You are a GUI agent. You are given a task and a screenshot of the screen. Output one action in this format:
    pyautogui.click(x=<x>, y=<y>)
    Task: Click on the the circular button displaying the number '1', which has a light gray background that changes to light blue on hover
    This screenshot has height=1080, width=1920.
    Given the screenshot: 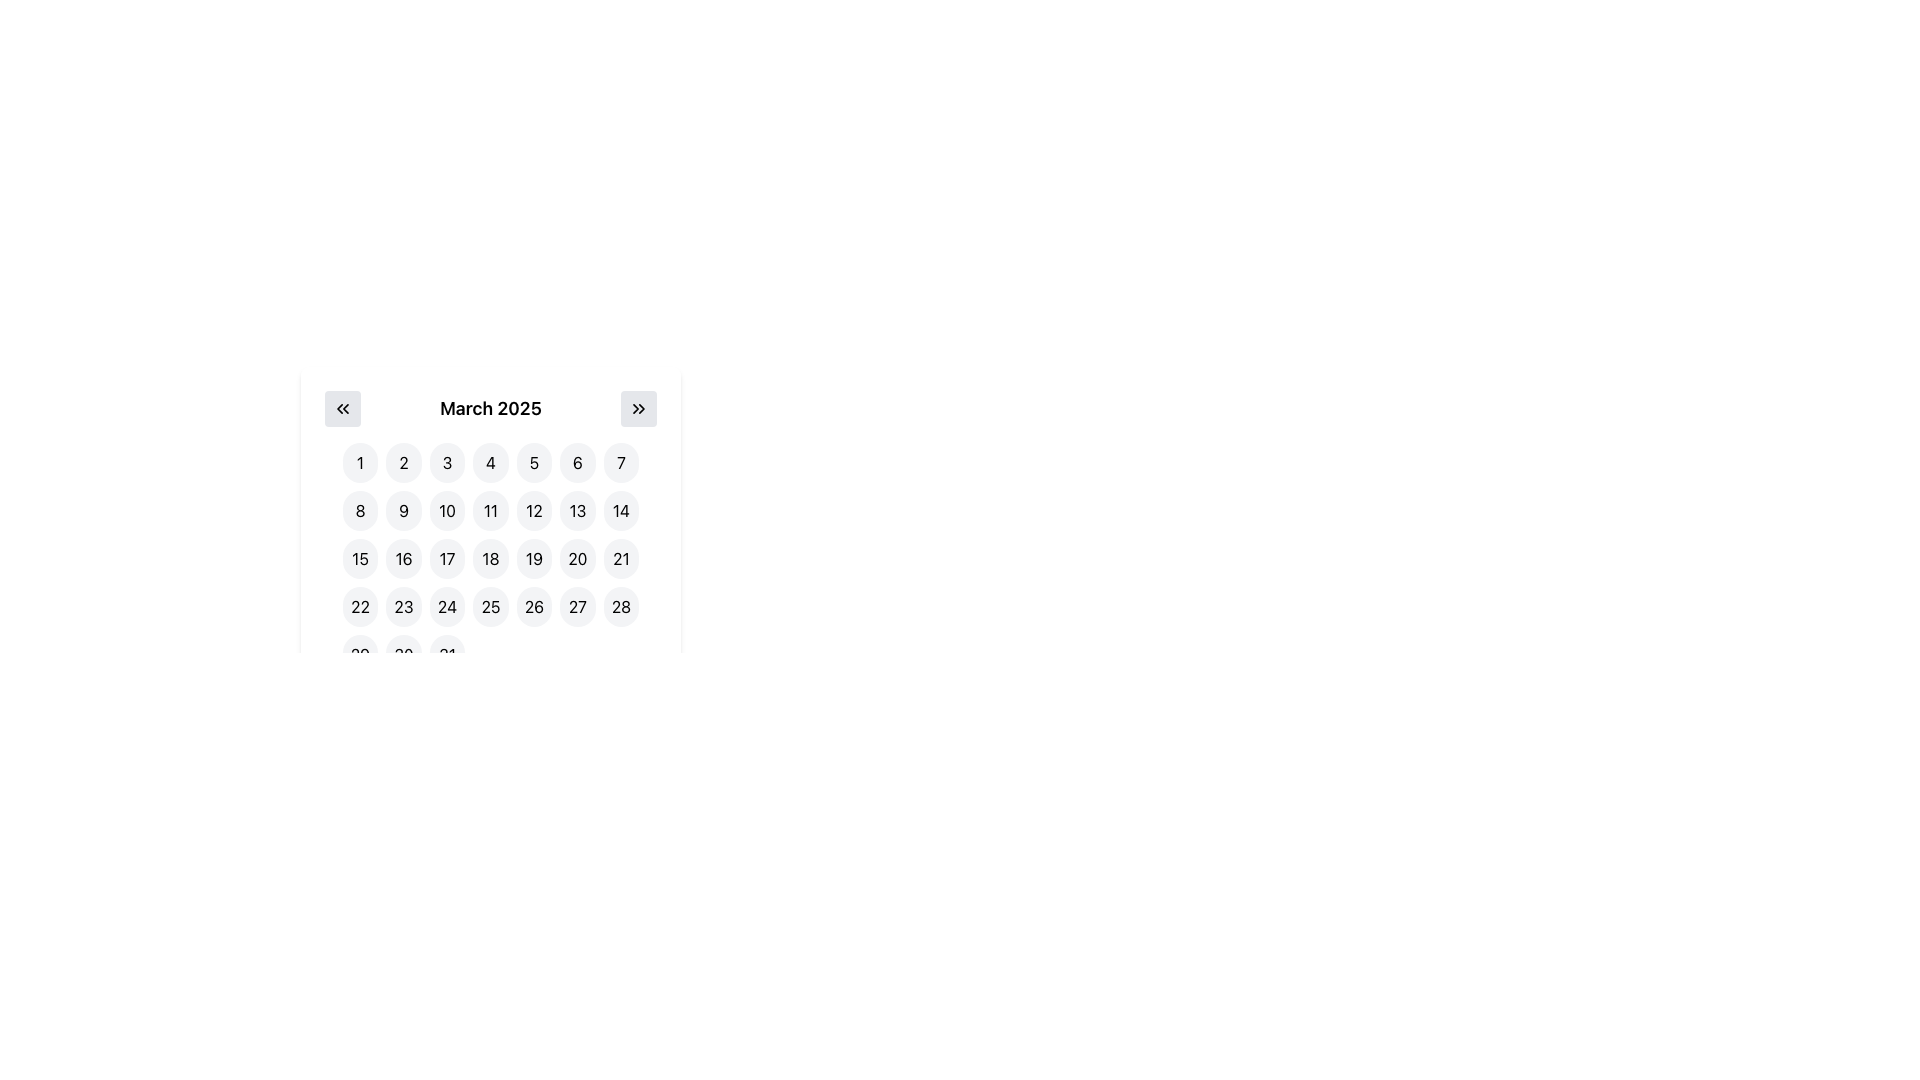 What is the action you would take?
    pyautogui.click(x=360, y=462)
    